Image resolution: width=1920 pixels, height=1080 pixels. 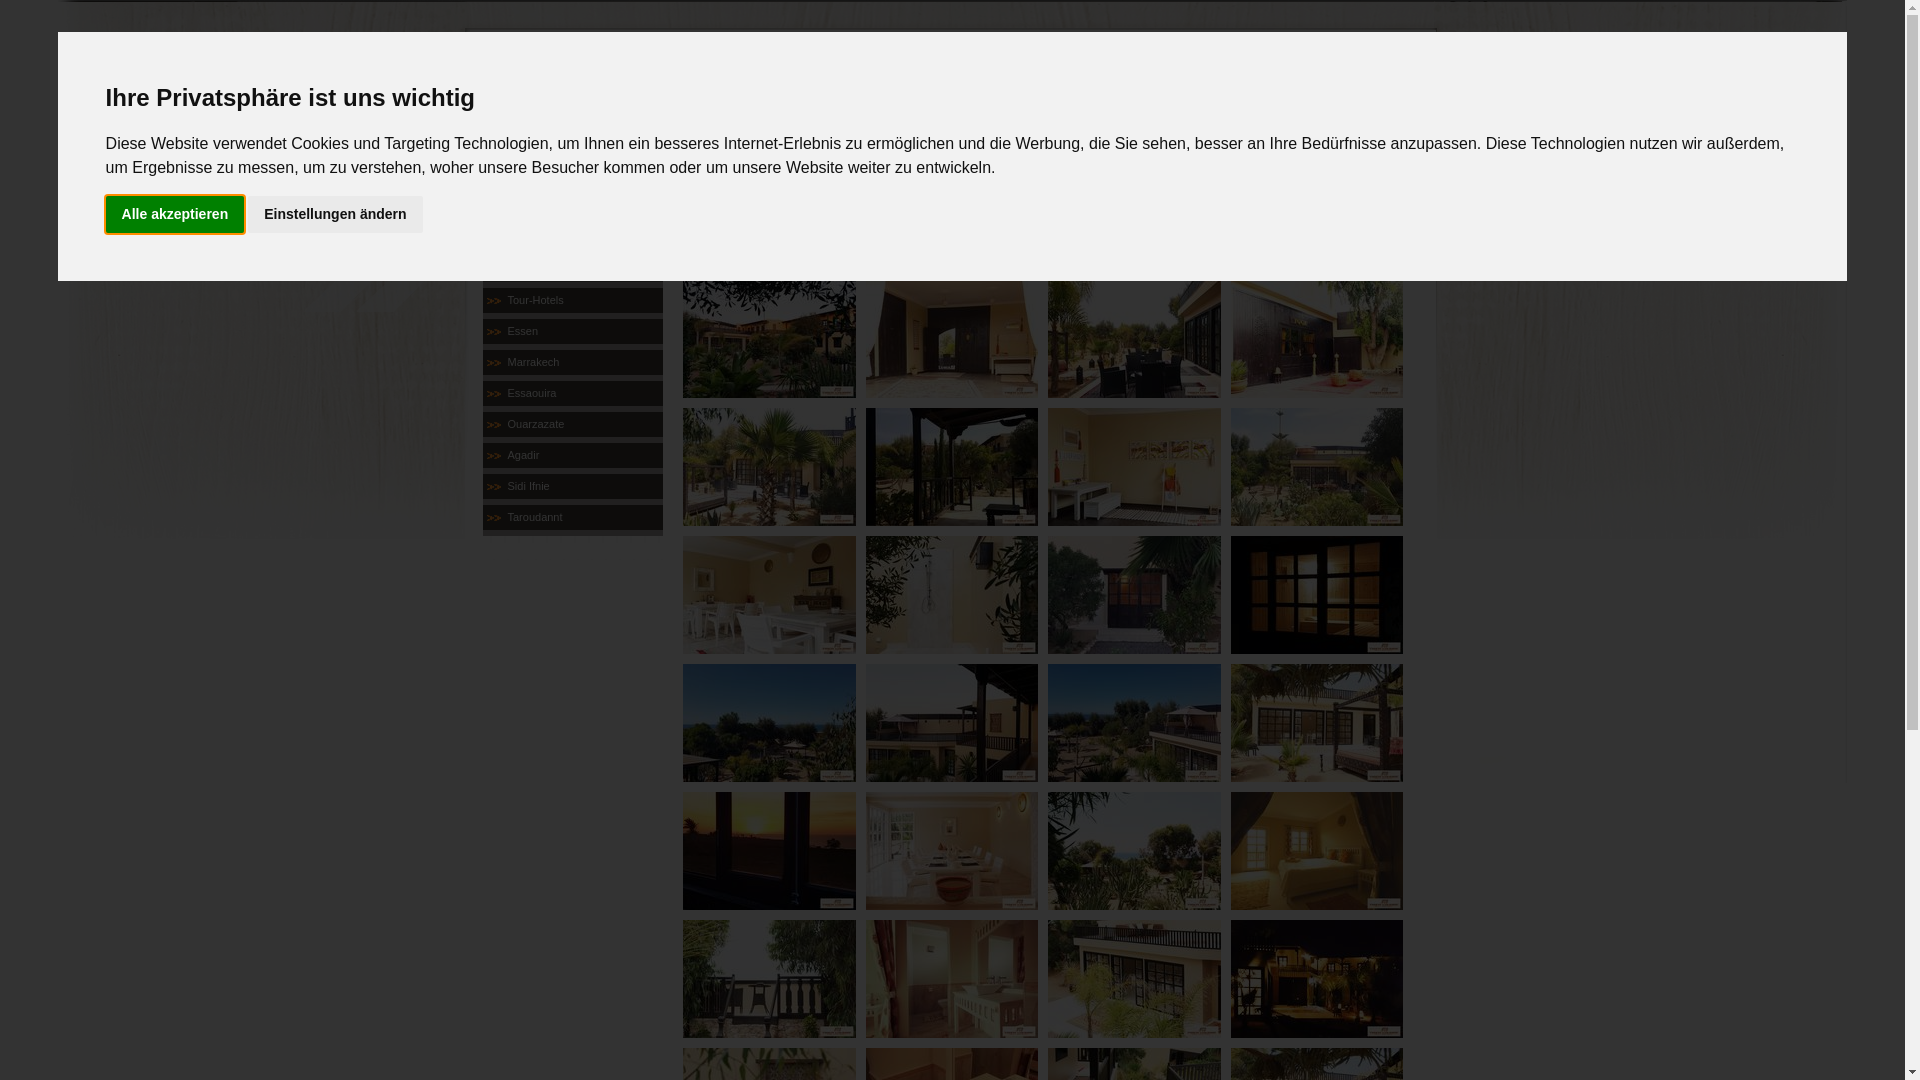 What do you see at coordinates (570, 330) in the screenshot?
I see `'Essen'` at bounding box center [570, 330].